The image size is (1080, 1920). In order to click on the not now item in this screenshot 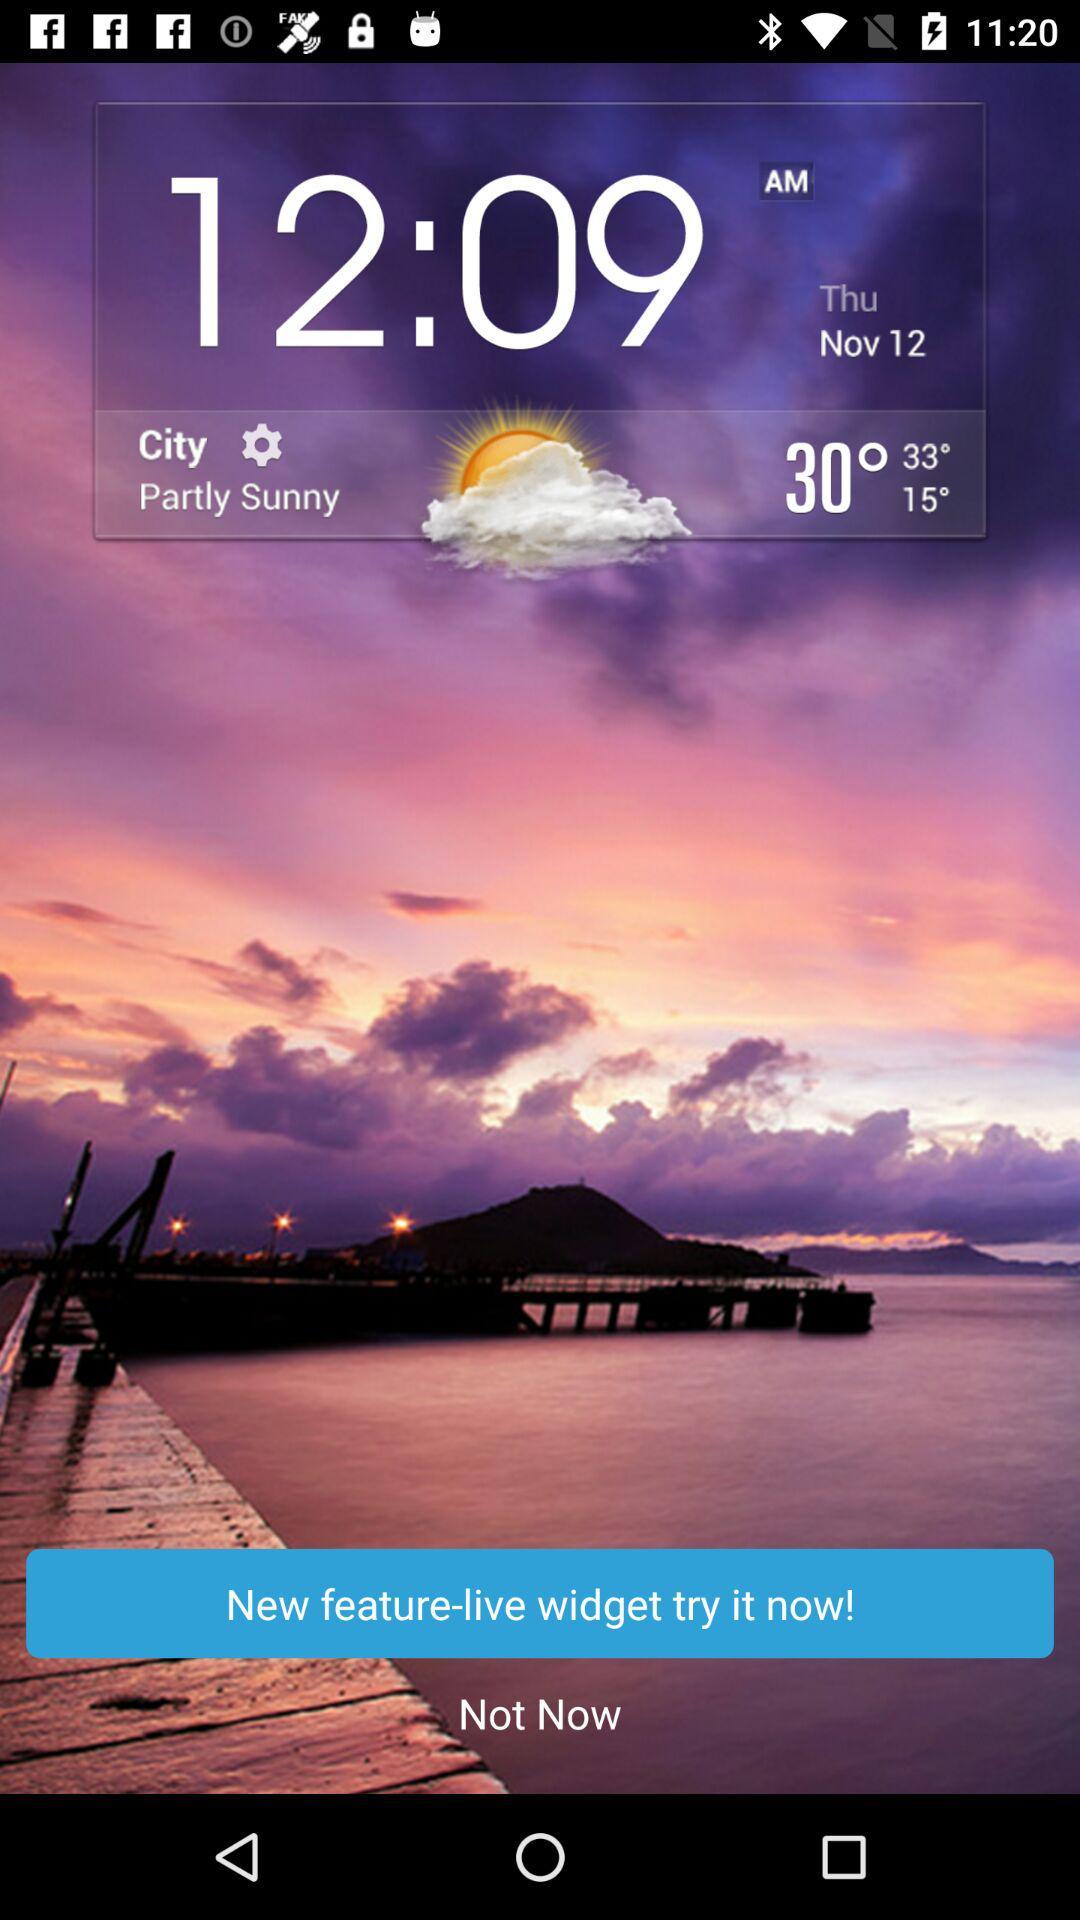, I will do `click(540, 1712)`.